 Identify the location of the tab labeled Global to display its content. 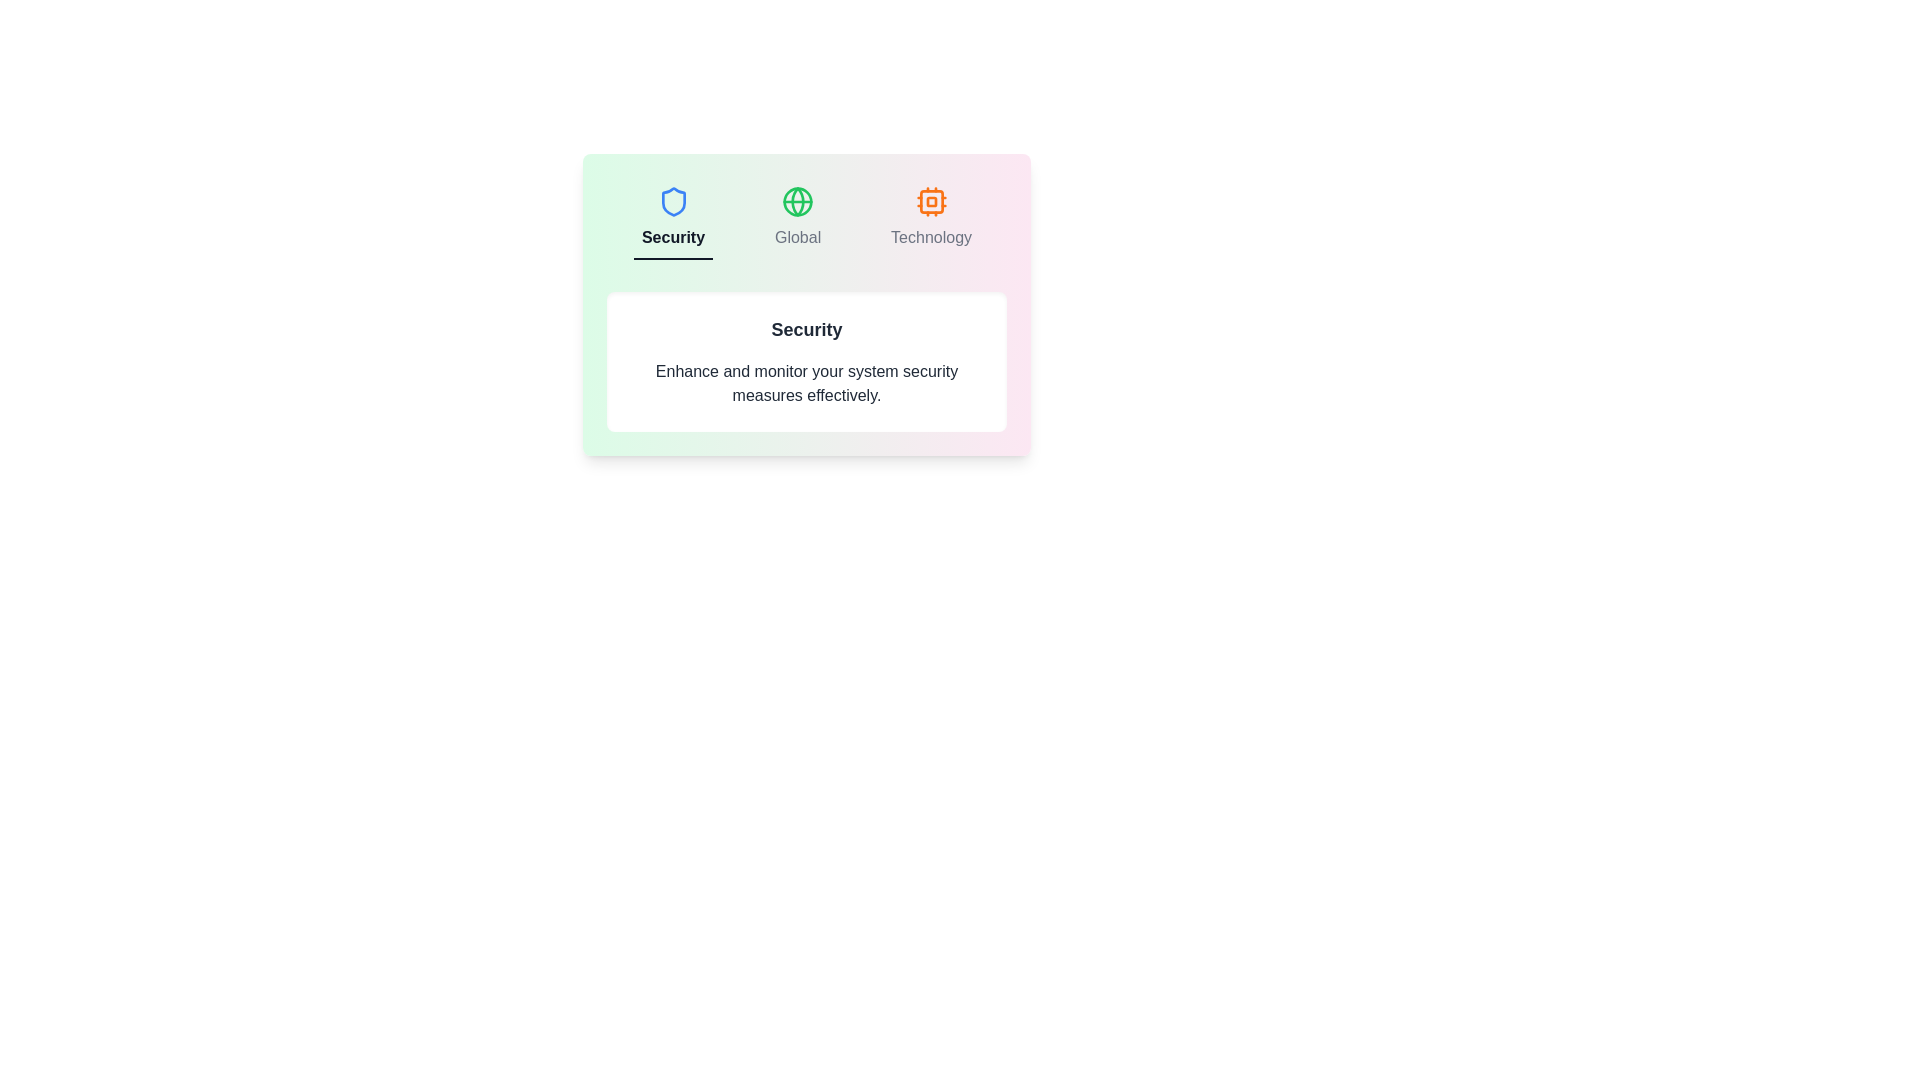
(796, 219).